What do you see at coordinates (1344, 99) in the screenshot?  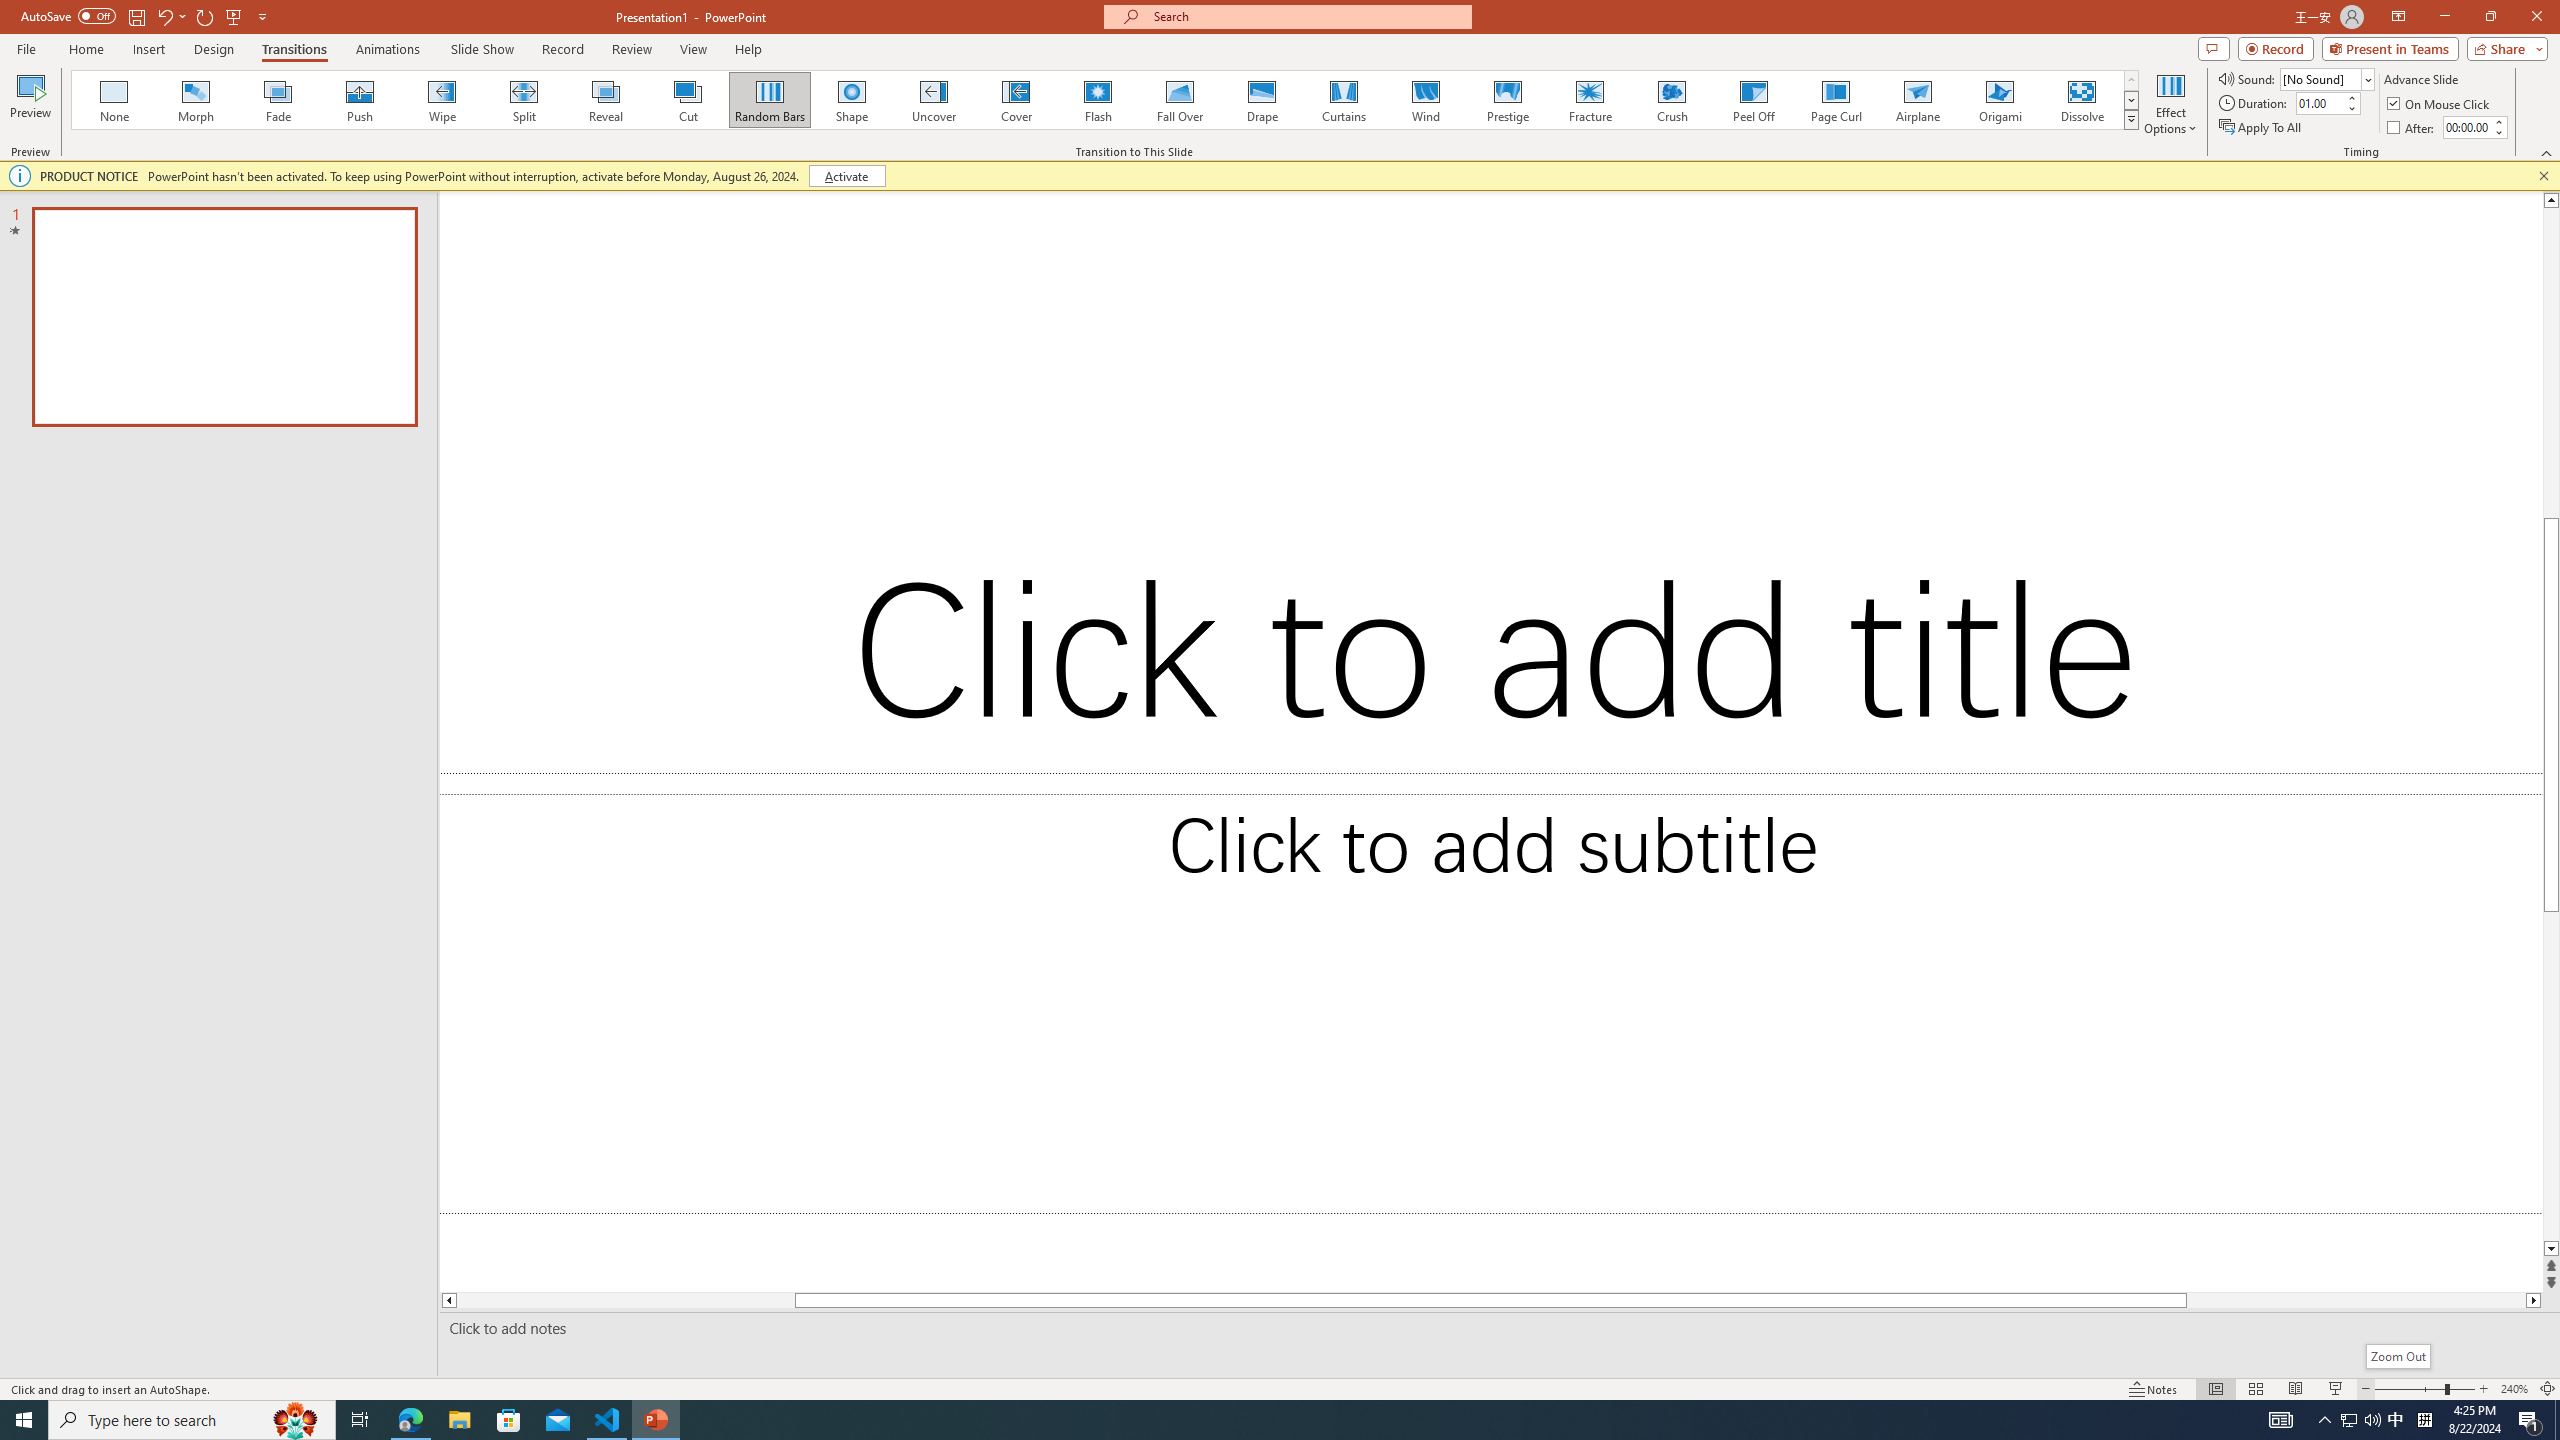 I see `'Curtains'` at bounding box center [1344, 99].